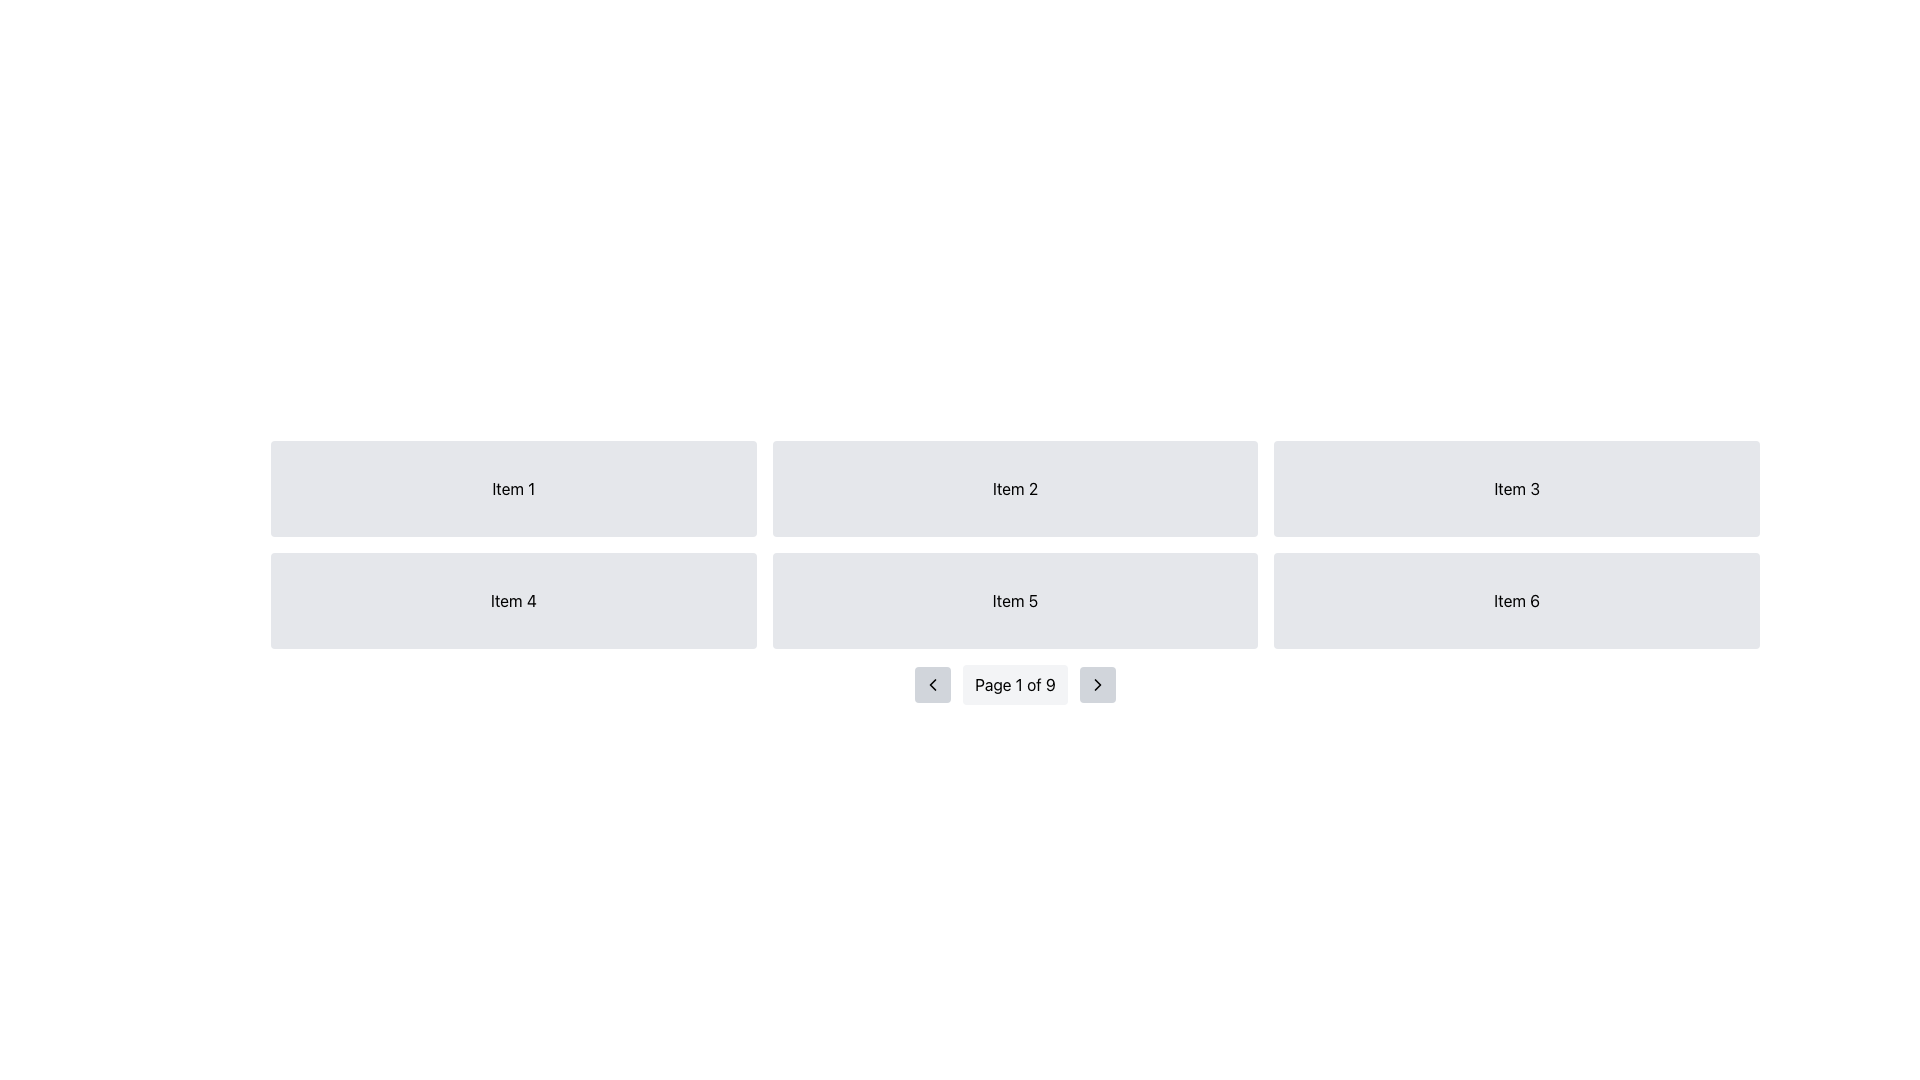 The width and height of the screenshot is (1920, 1080). Describe the element at coordinates (513, 489) in the screenshot. I see `the rectangular tile with a light gray background and centered text 'Item 1', located in the top-left corner of the grid` at that location.